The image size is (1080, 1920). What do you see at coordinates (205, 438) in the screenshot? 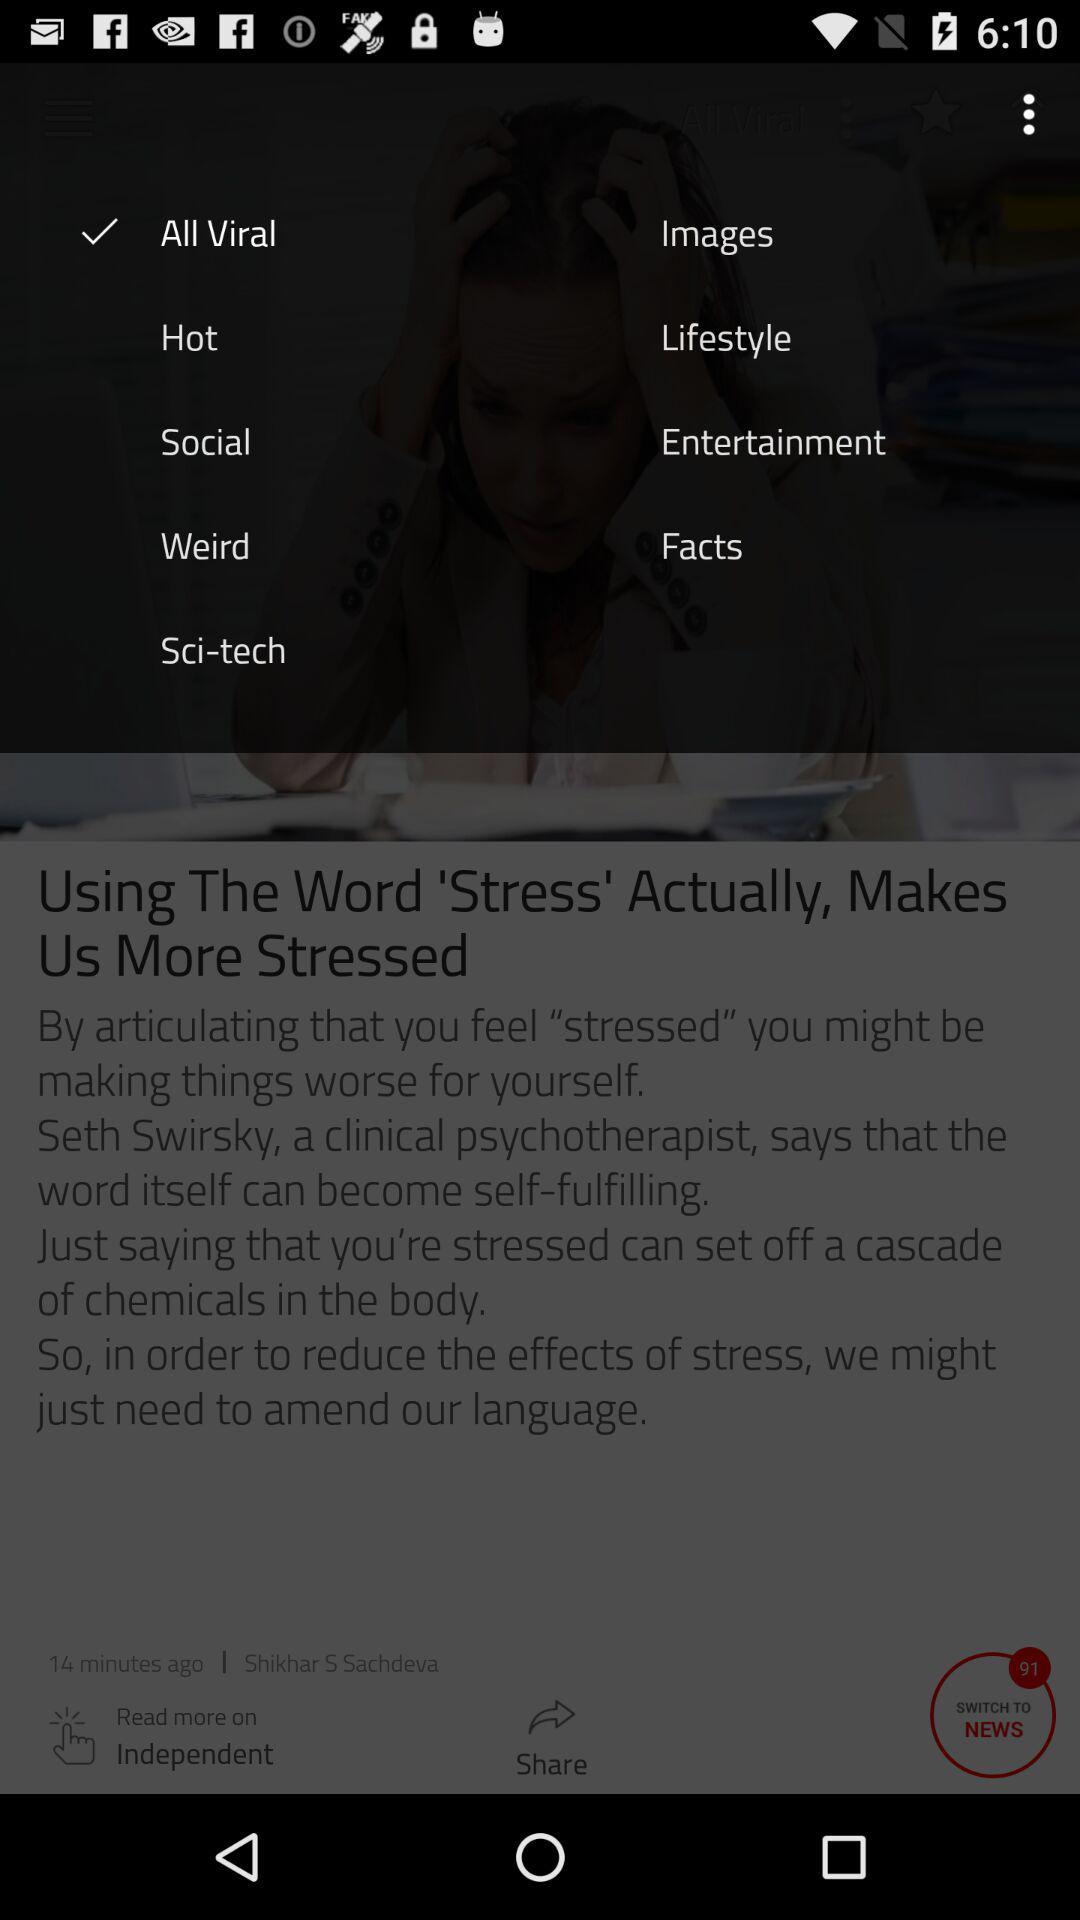
I see `the social icon` at bounding box center [205, 438].